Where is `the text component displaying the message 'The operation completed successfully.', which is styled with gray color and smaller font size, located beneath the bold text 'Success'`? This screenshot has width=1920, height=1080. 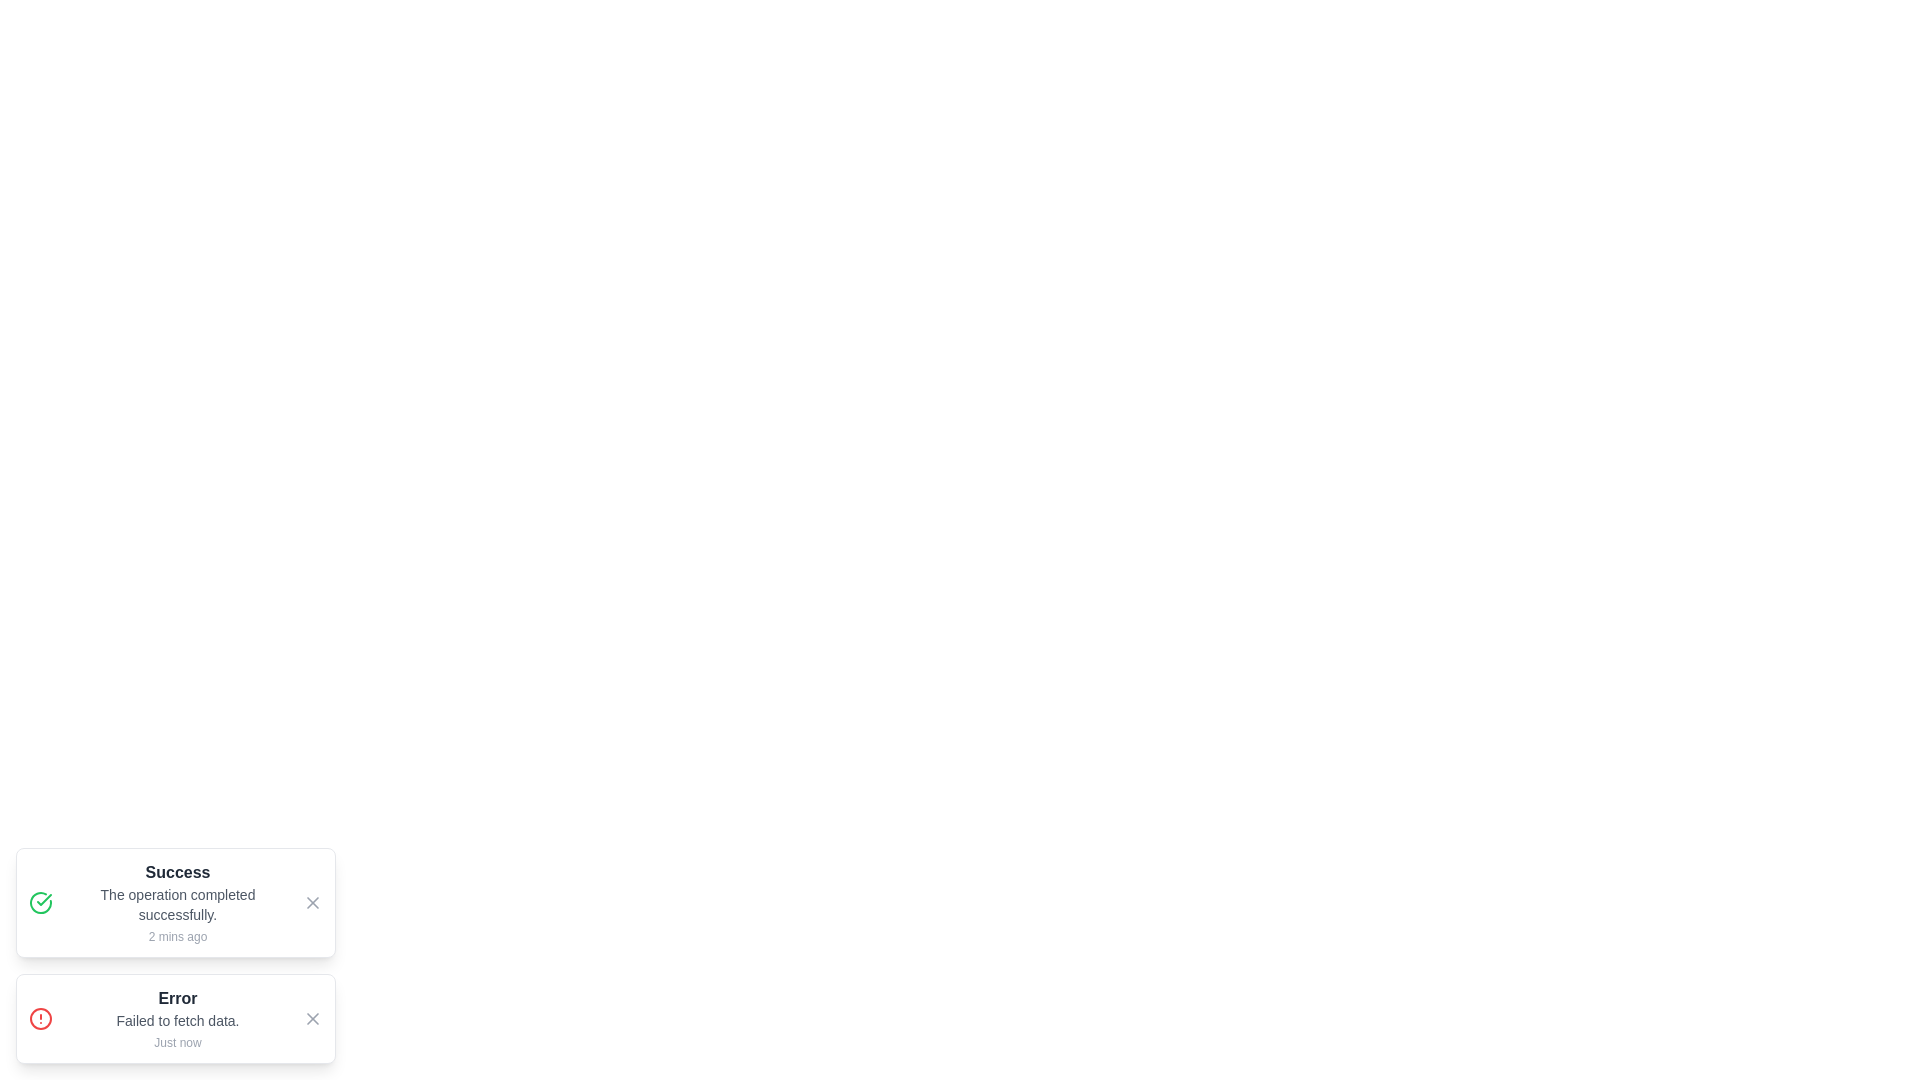 the text component displaying the message 'The operation completed successfully.', which is styled with gray color and smaller font size, located beneath the bold text 'Success' is located at coordinates (177, 905).